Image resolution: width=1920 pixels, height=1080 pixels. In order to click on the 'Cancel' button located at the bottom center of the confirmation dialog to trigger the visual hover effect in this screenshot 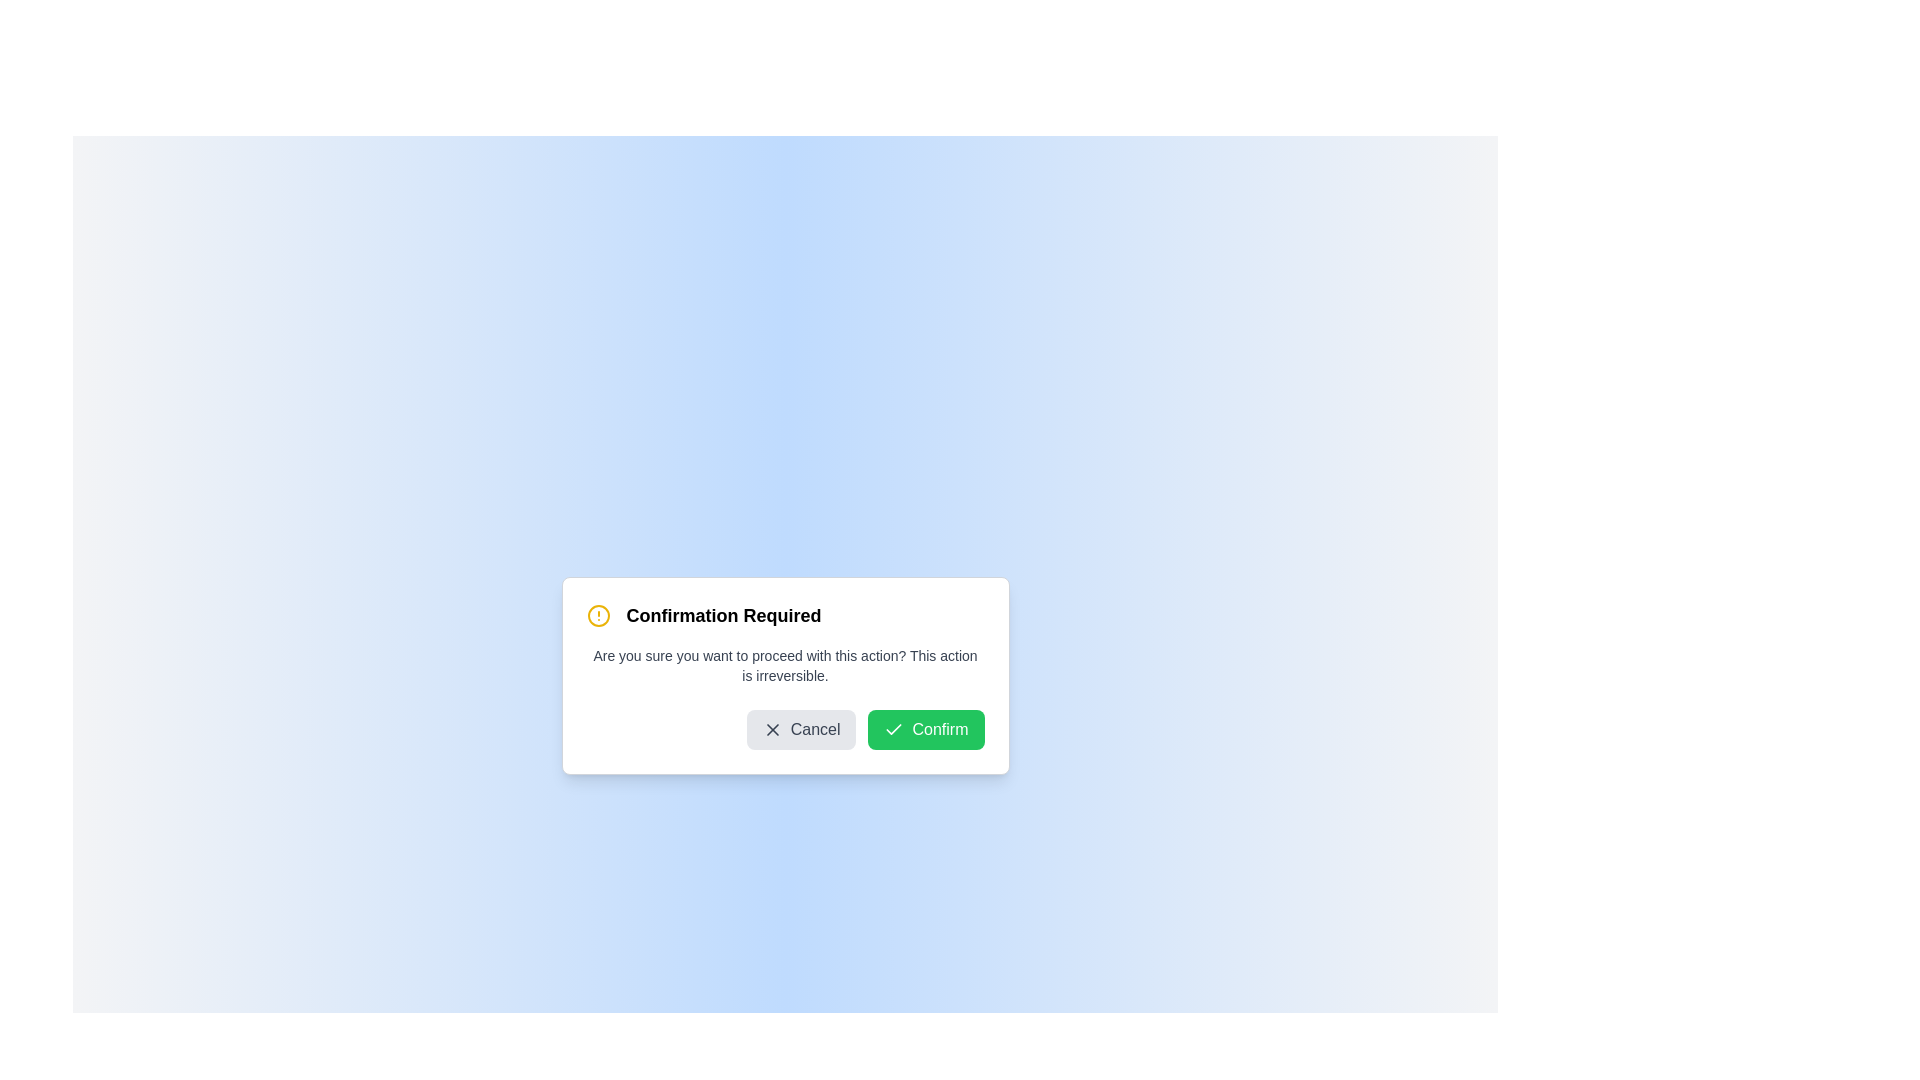, I will do `click(801, 729)`.